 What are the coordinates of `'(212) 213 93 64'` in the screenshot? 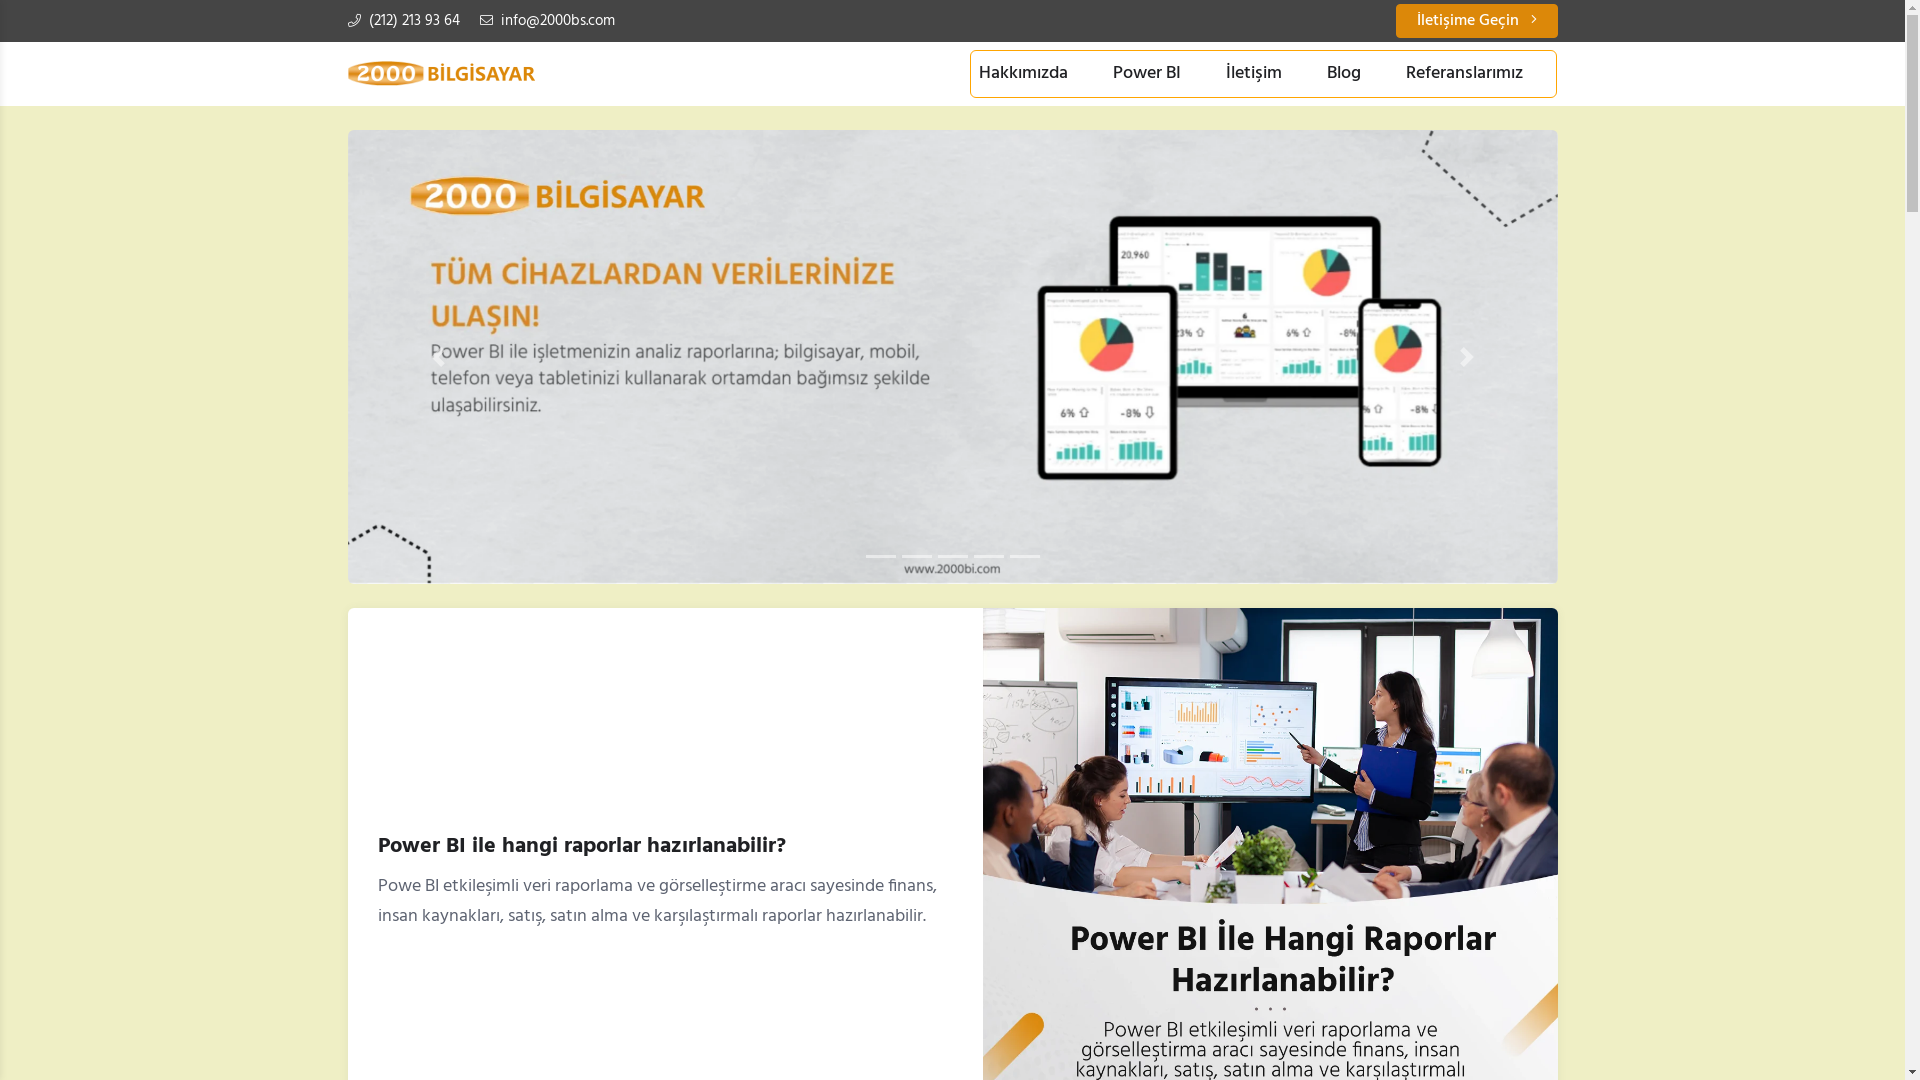 It's located at (402, 20).